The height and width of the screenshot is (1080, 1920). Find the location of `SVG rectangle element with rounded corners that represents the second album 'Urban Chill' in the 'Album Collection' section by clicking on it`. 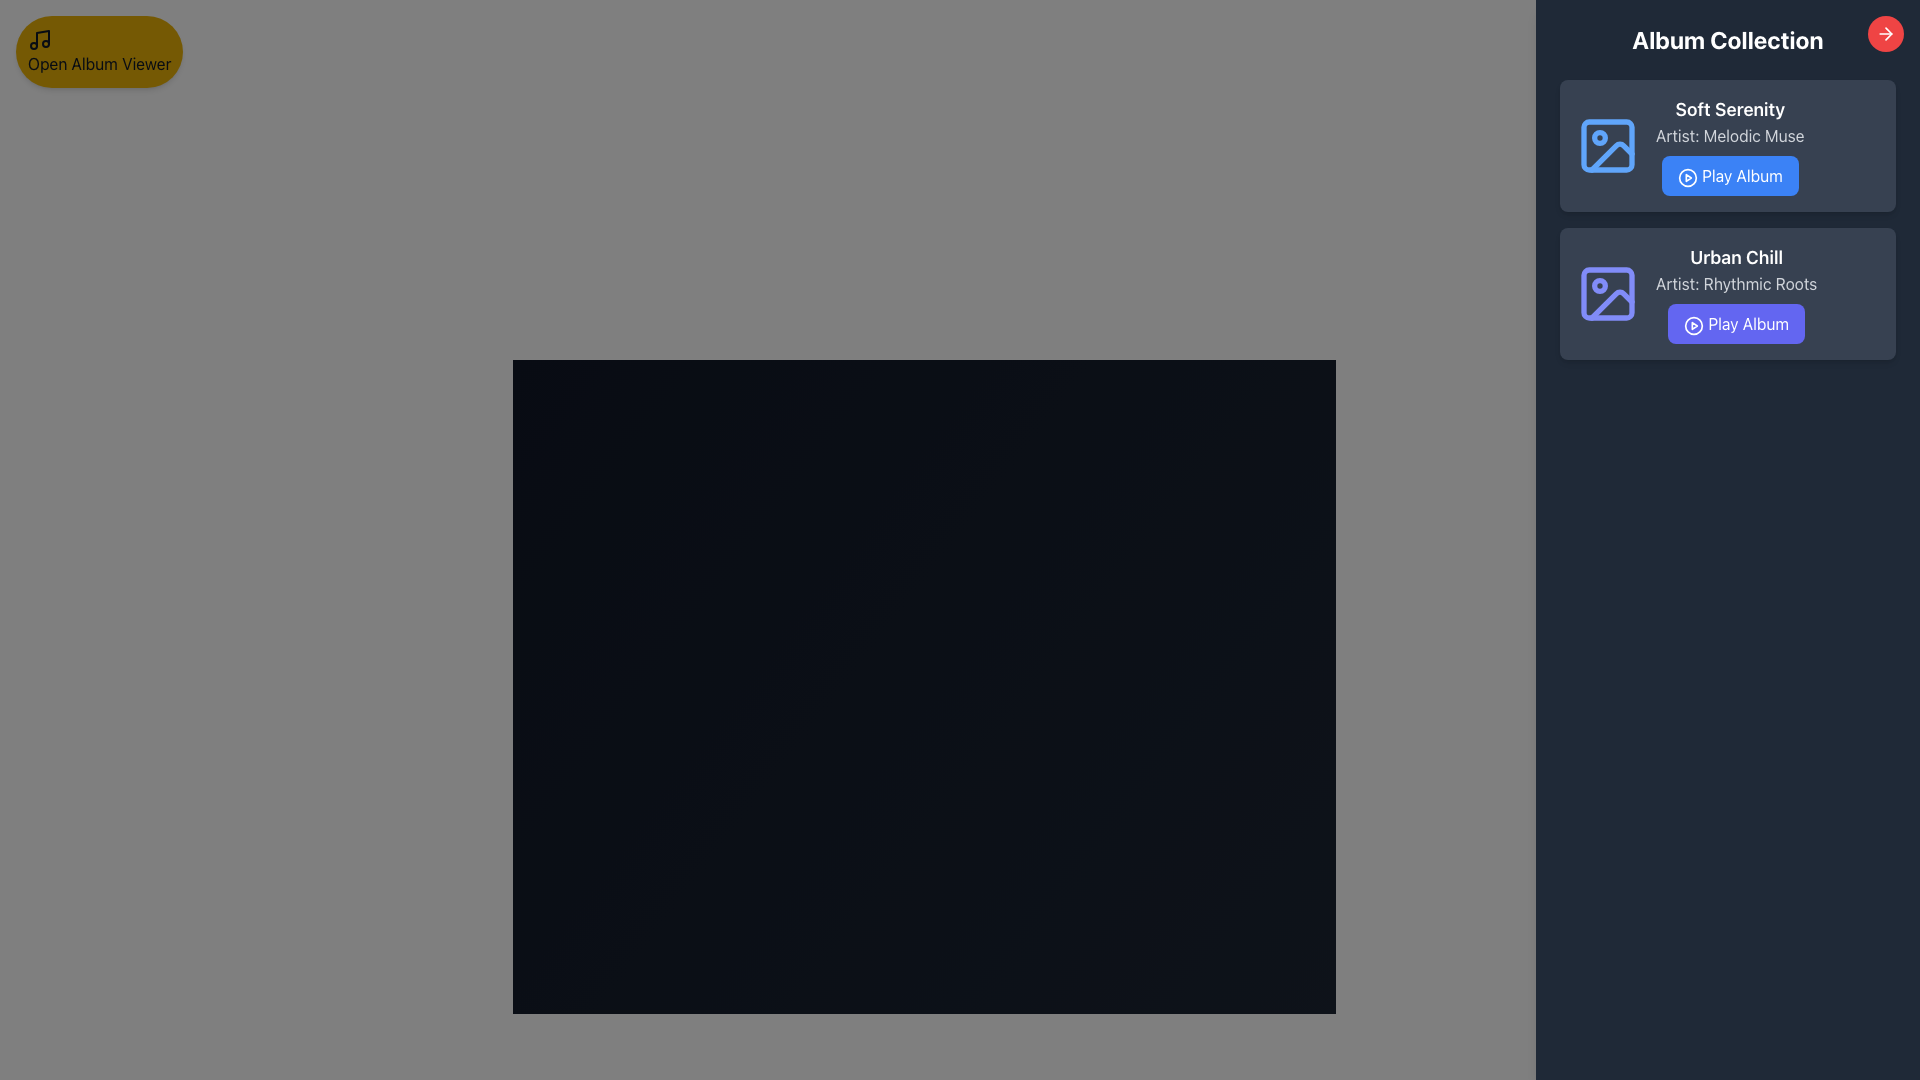

SVG rectangle element with rounded corners that represents the second album 'Urban Chill' in the 'Album Collection' section by clicking on it is located at coordinates (1608, 293).